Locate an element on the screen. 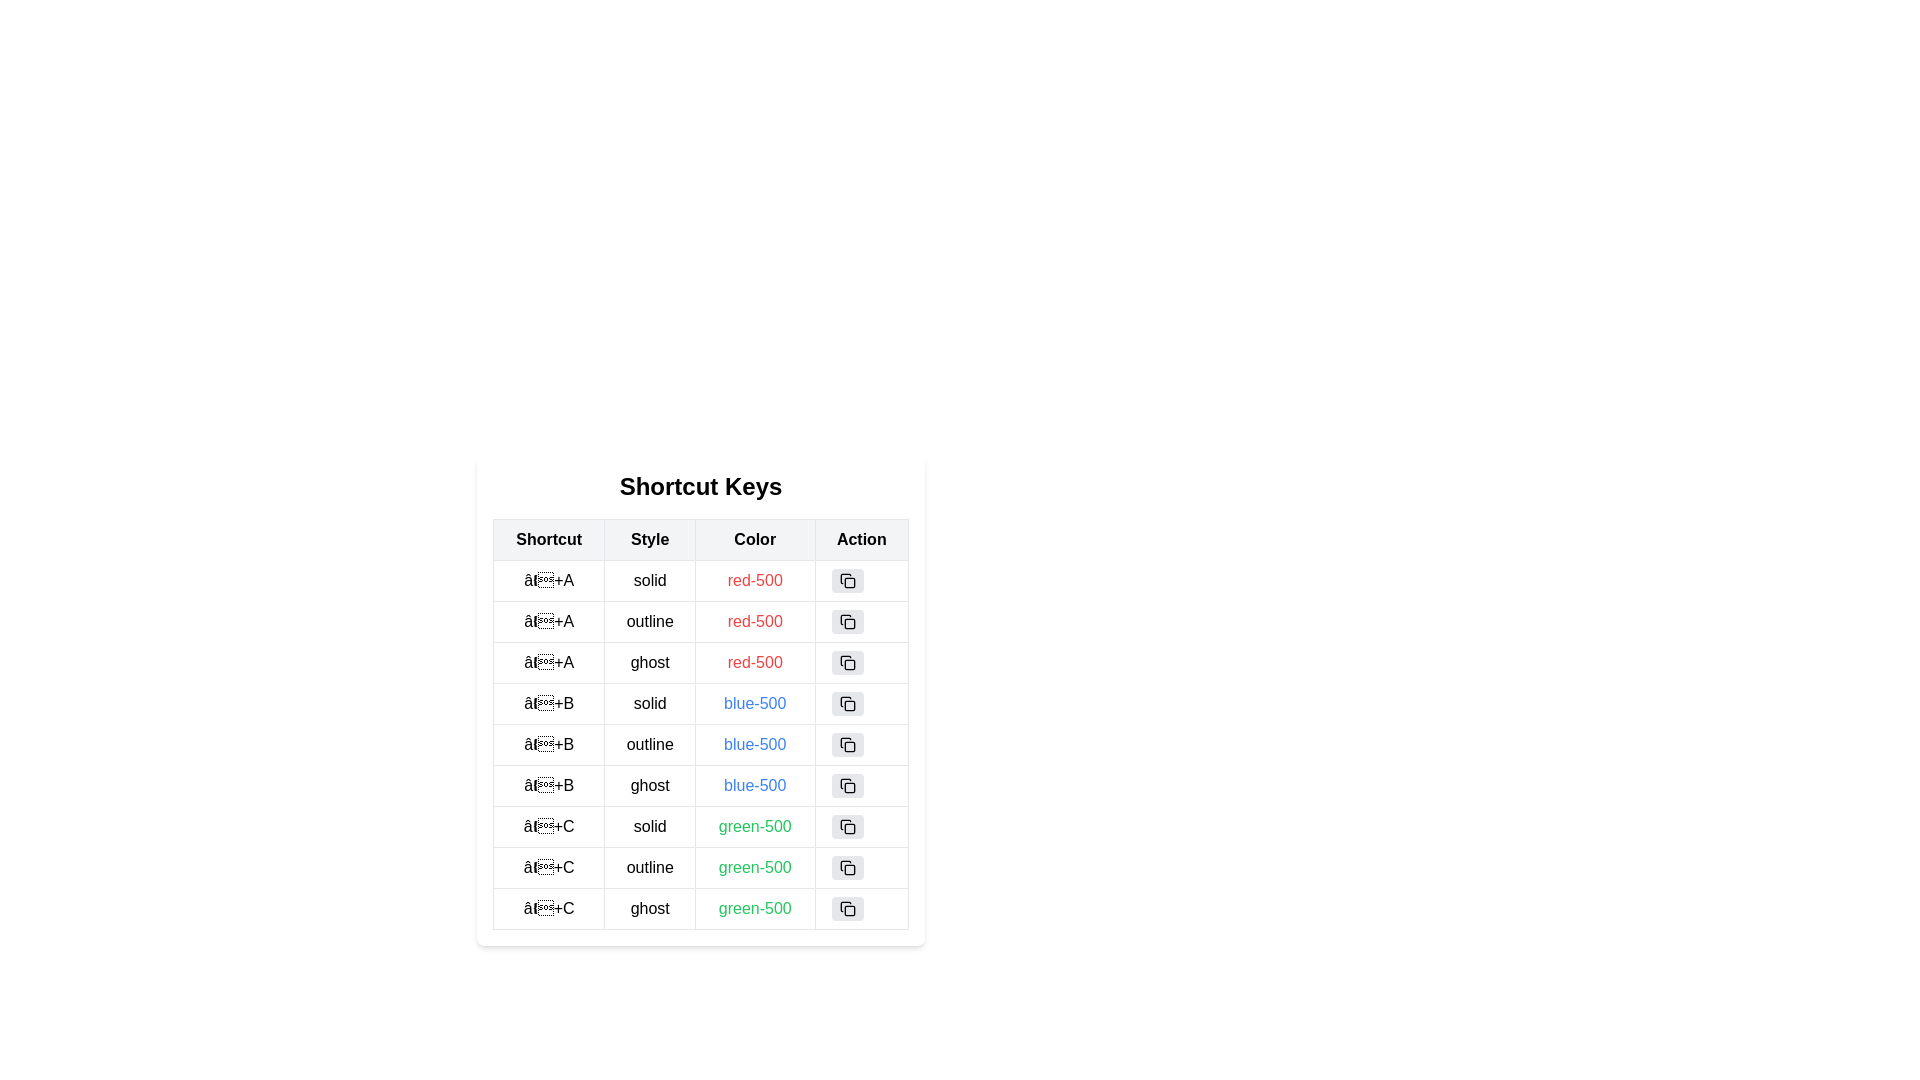  the Text indicator that represents the keyboard shortcut for the 'outline' style located in the 'Shortcut' column of the 'Shortcut Keys' table, which also has 'green-500' in the 'Color' column is located at coordinates (549, 866).